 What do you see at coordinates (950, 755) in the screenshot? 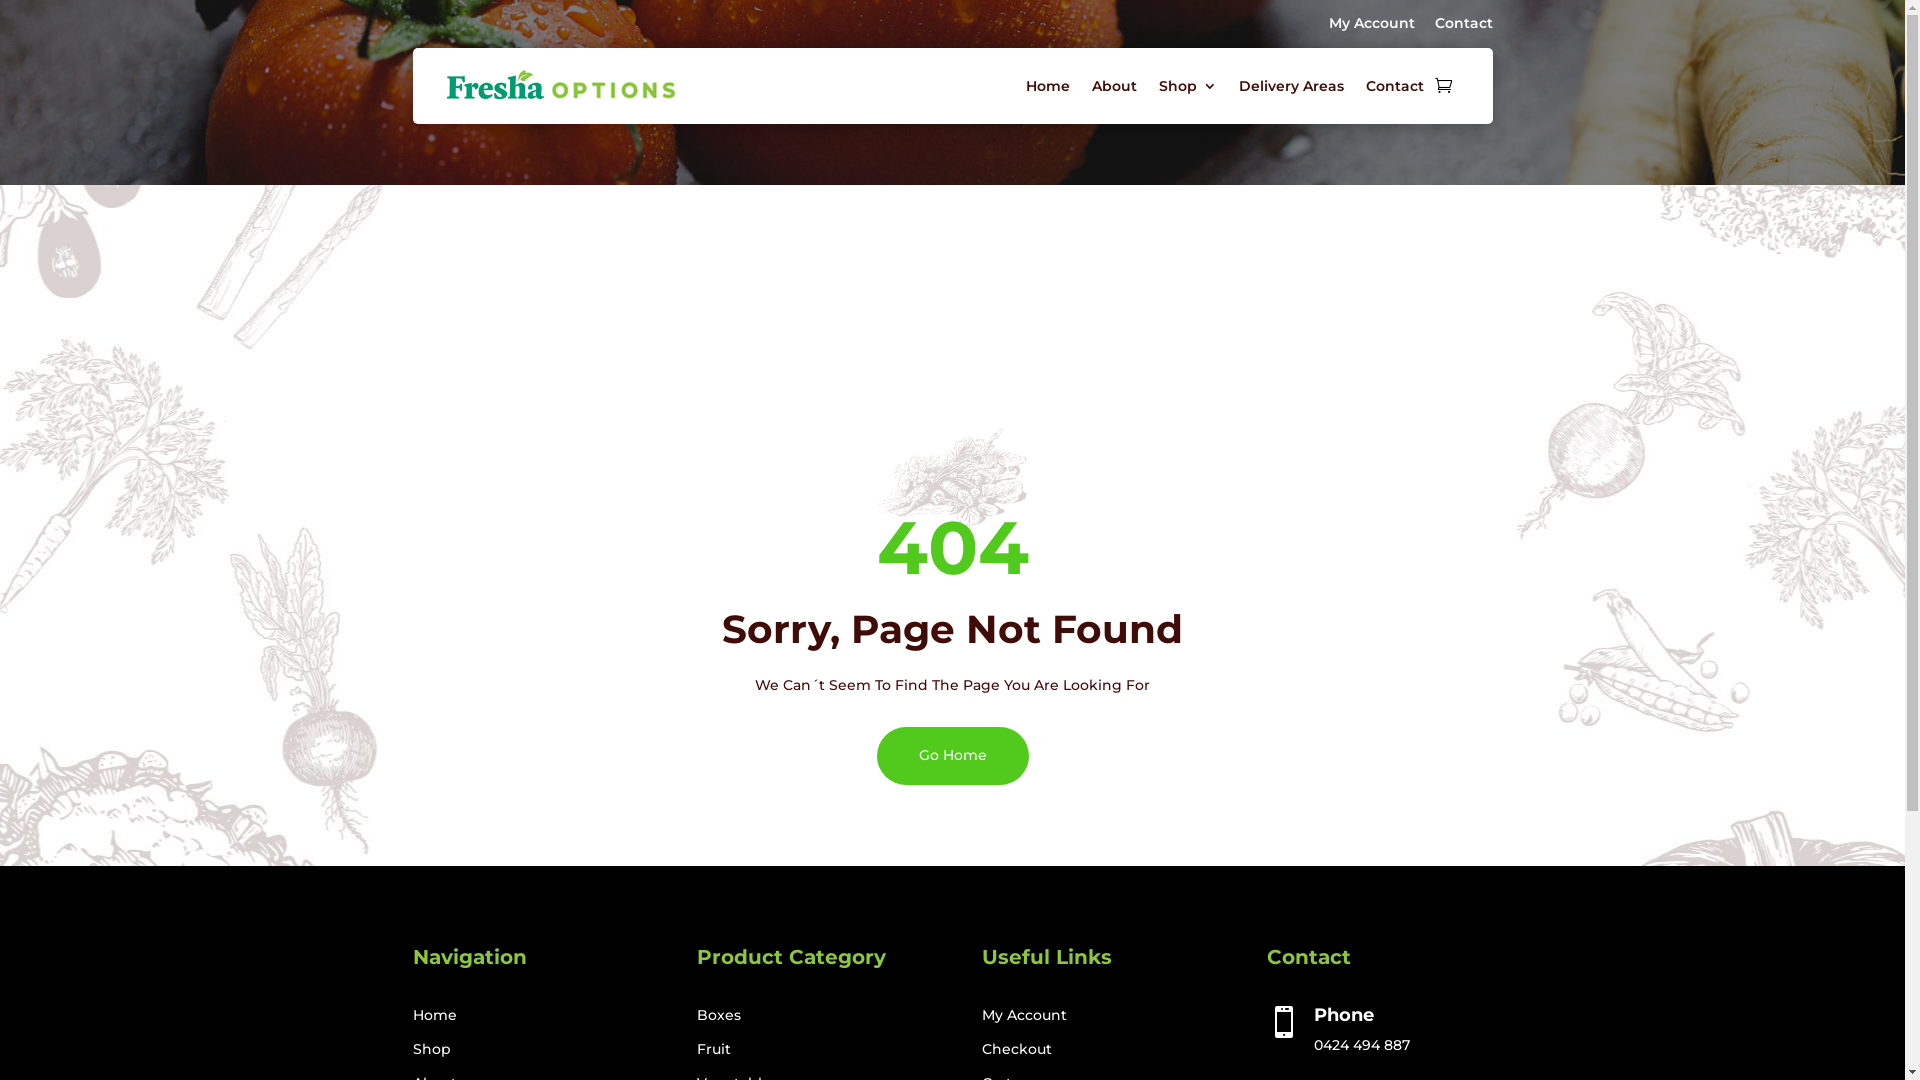
I see `'Go Home'` at bounding box center [950, 755].